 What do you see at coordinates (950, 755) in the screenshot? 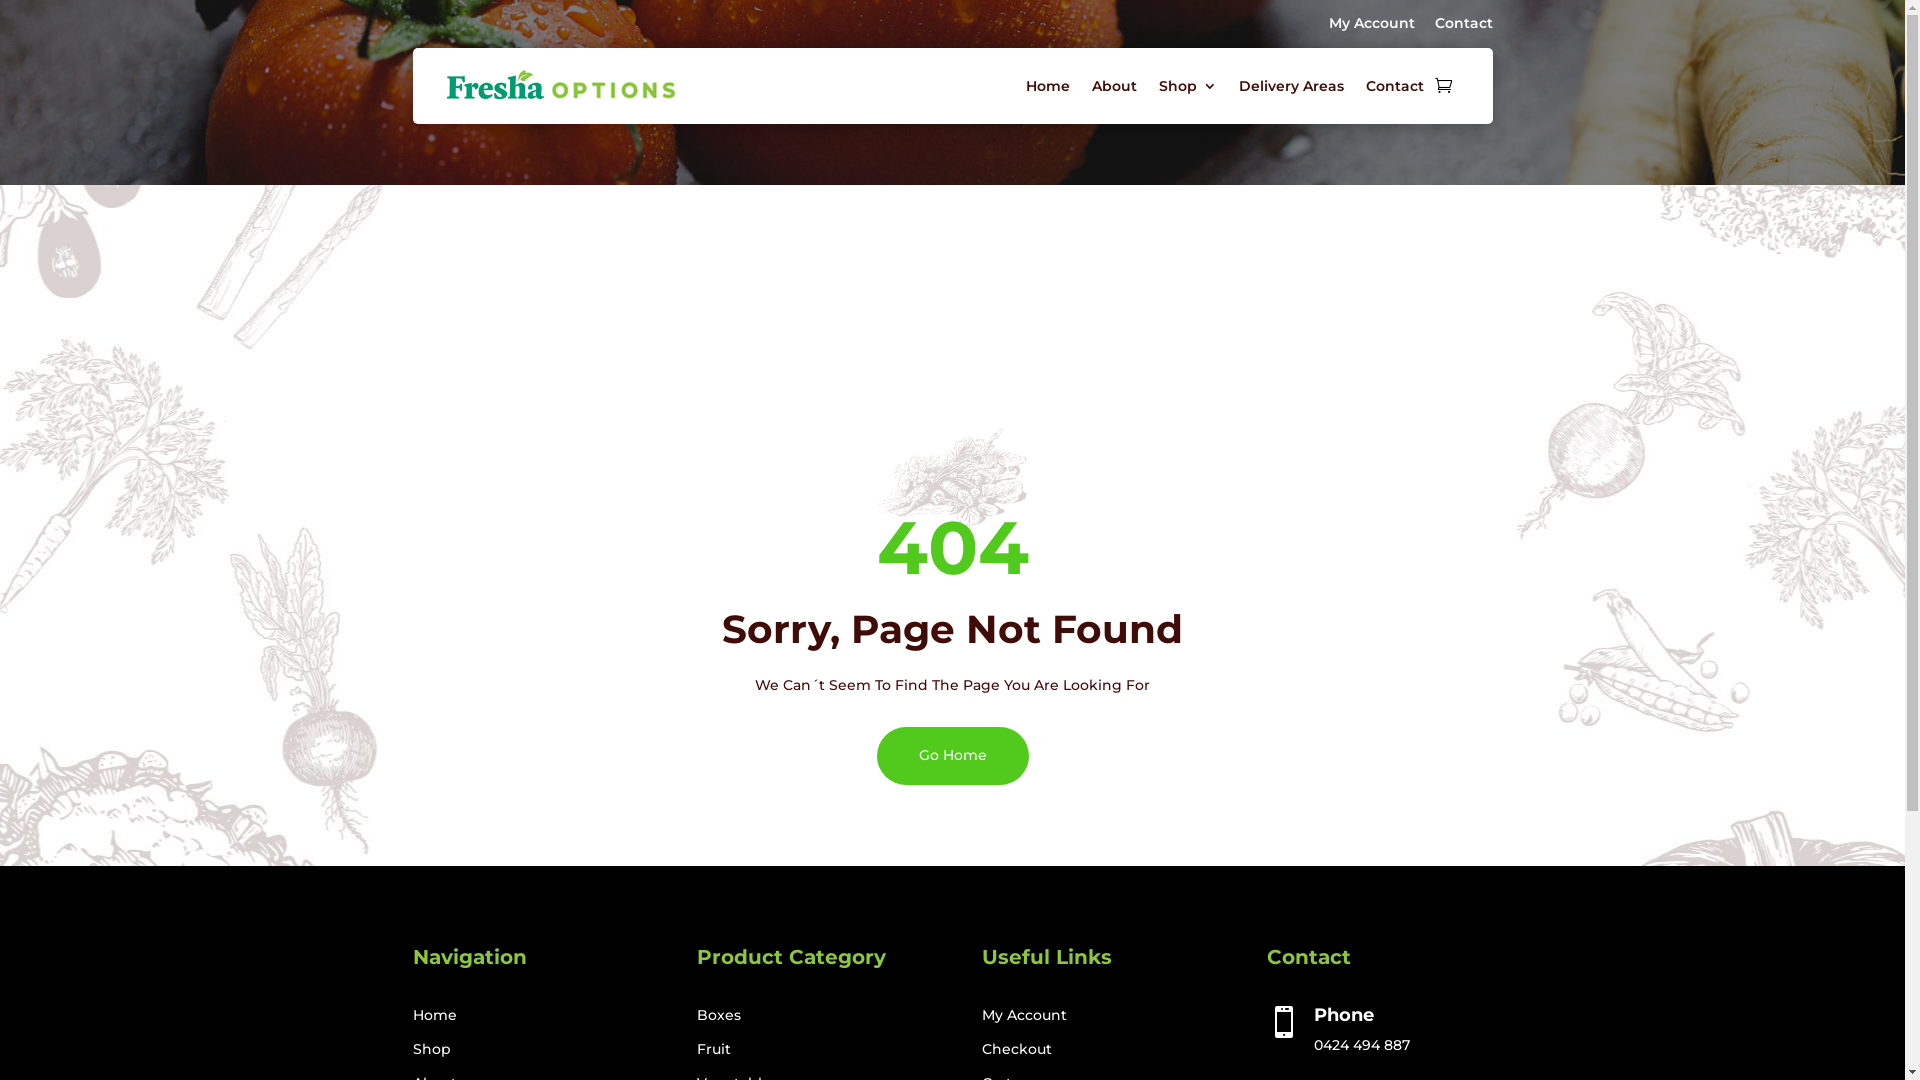
I see `'Go Home'` at bounding box center [950, 755].